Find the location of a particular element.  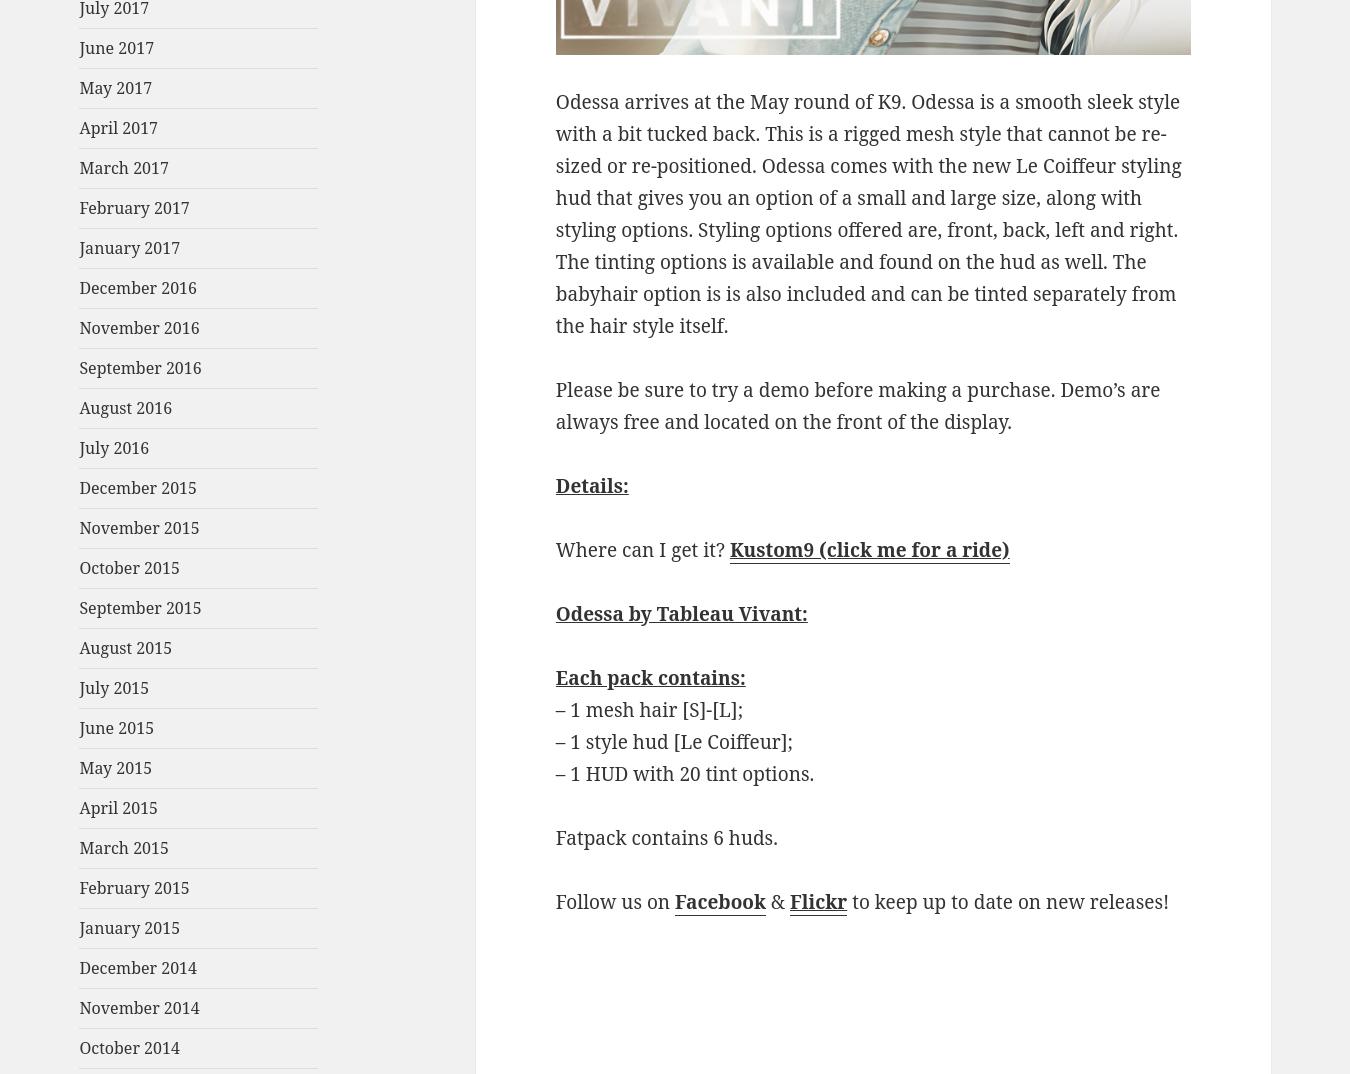

'November 2016' is located at coordinates (139, 326).